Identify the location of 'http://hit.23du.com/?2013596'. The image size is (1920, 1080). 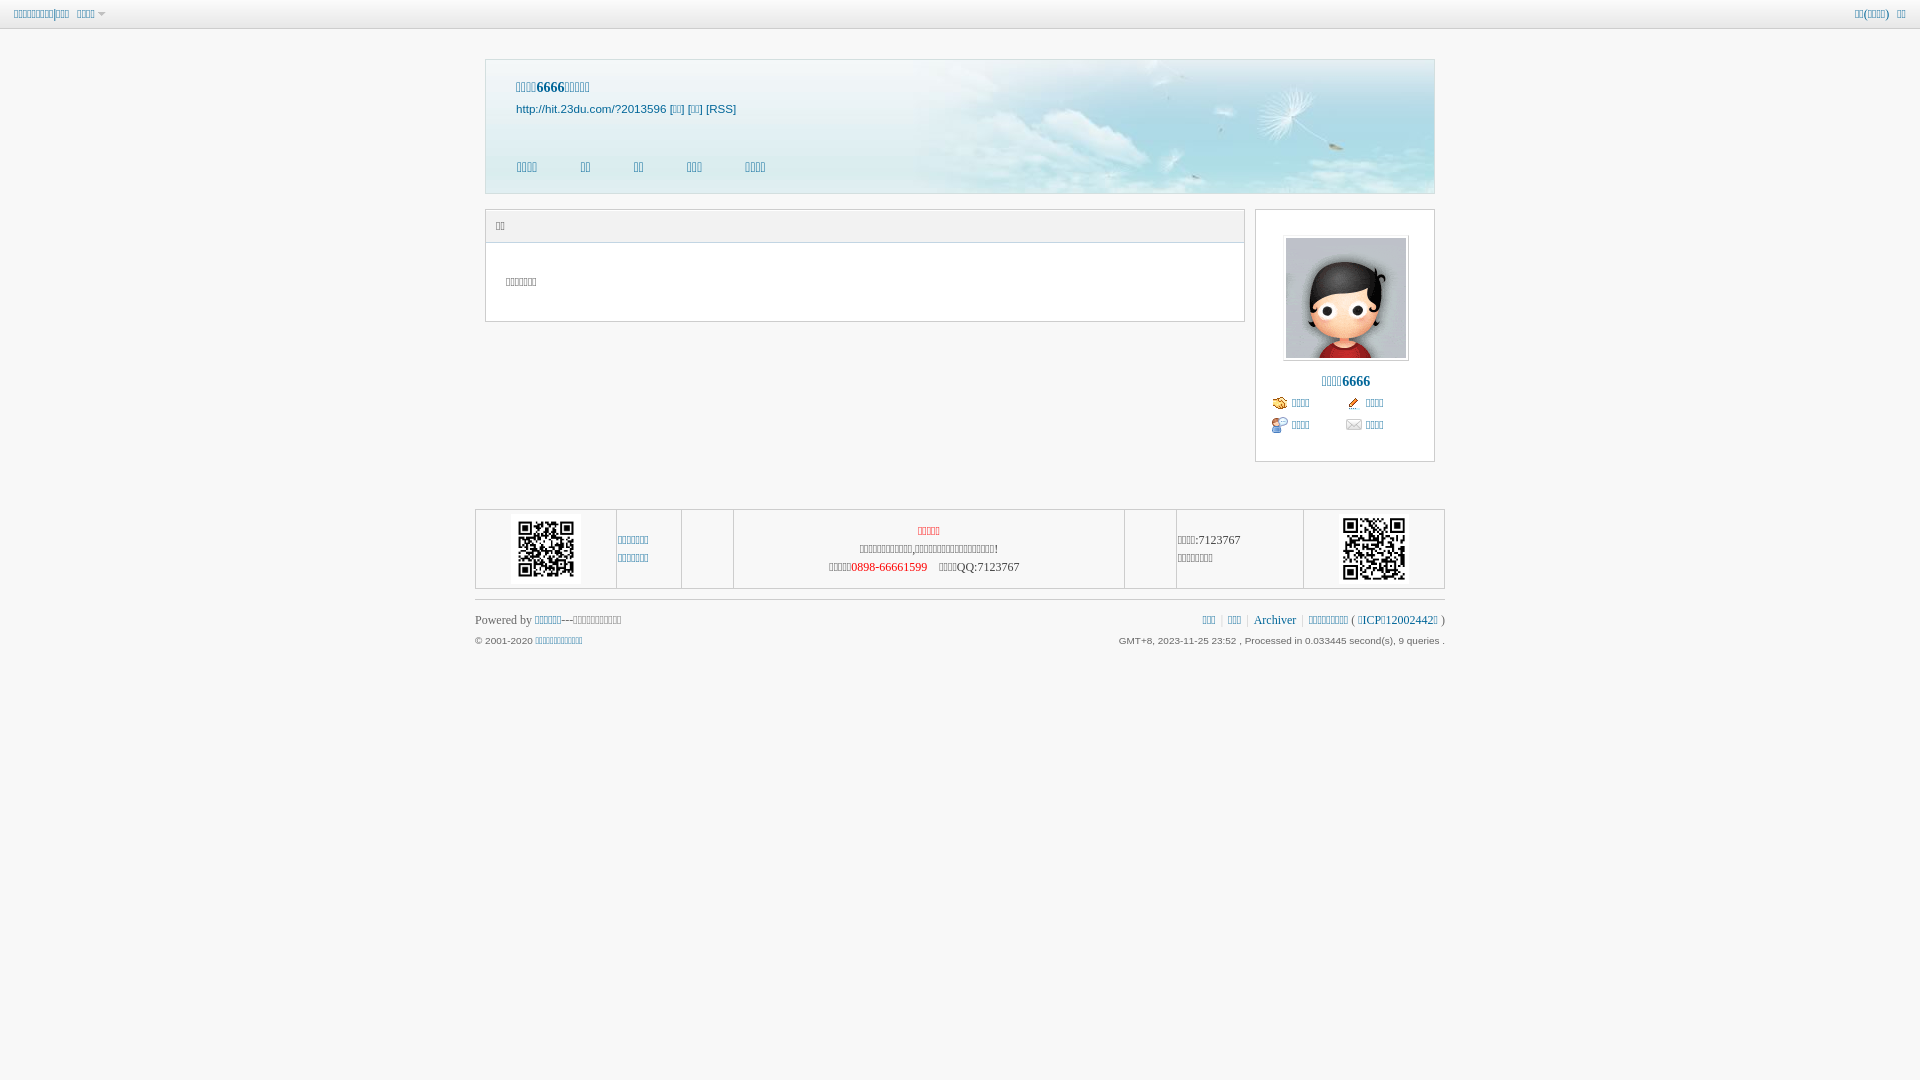
(589, 108).